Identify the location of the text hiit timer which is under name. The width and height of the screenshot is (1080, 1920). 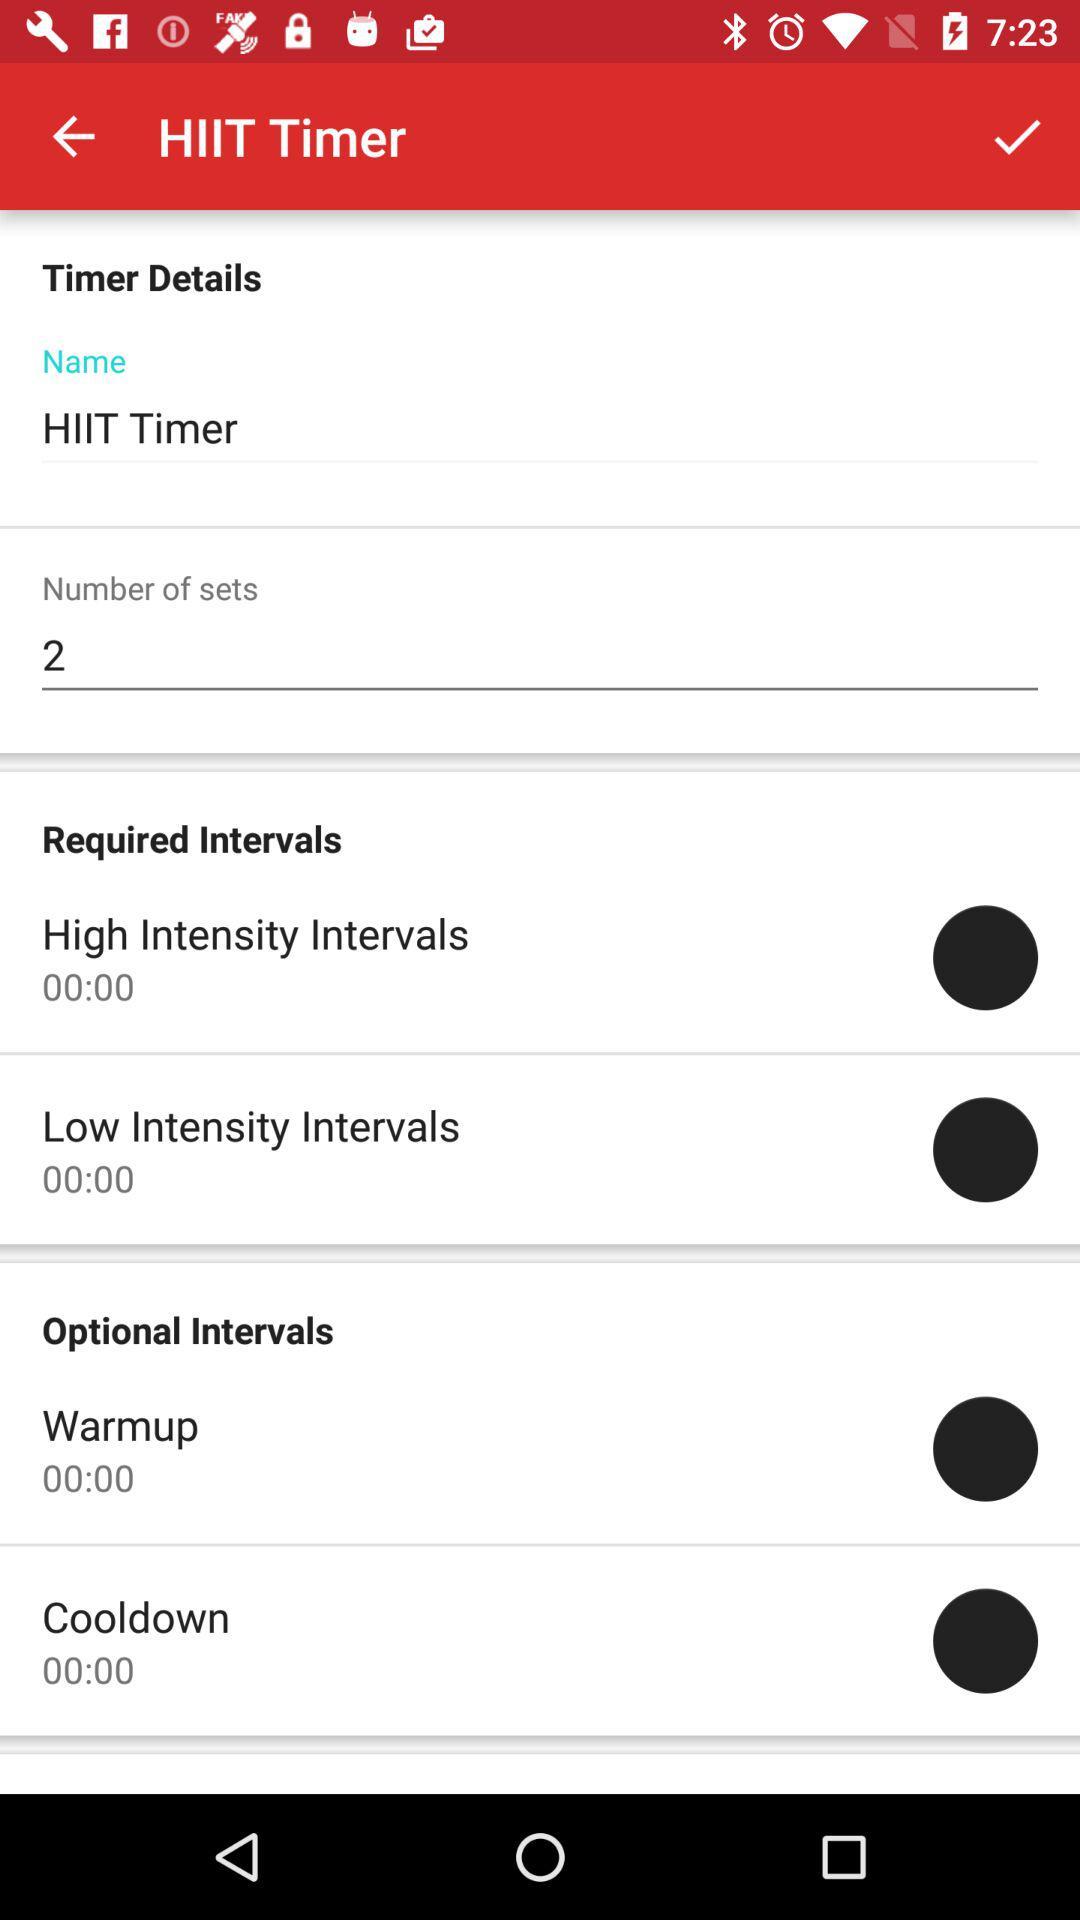
(540, 426).